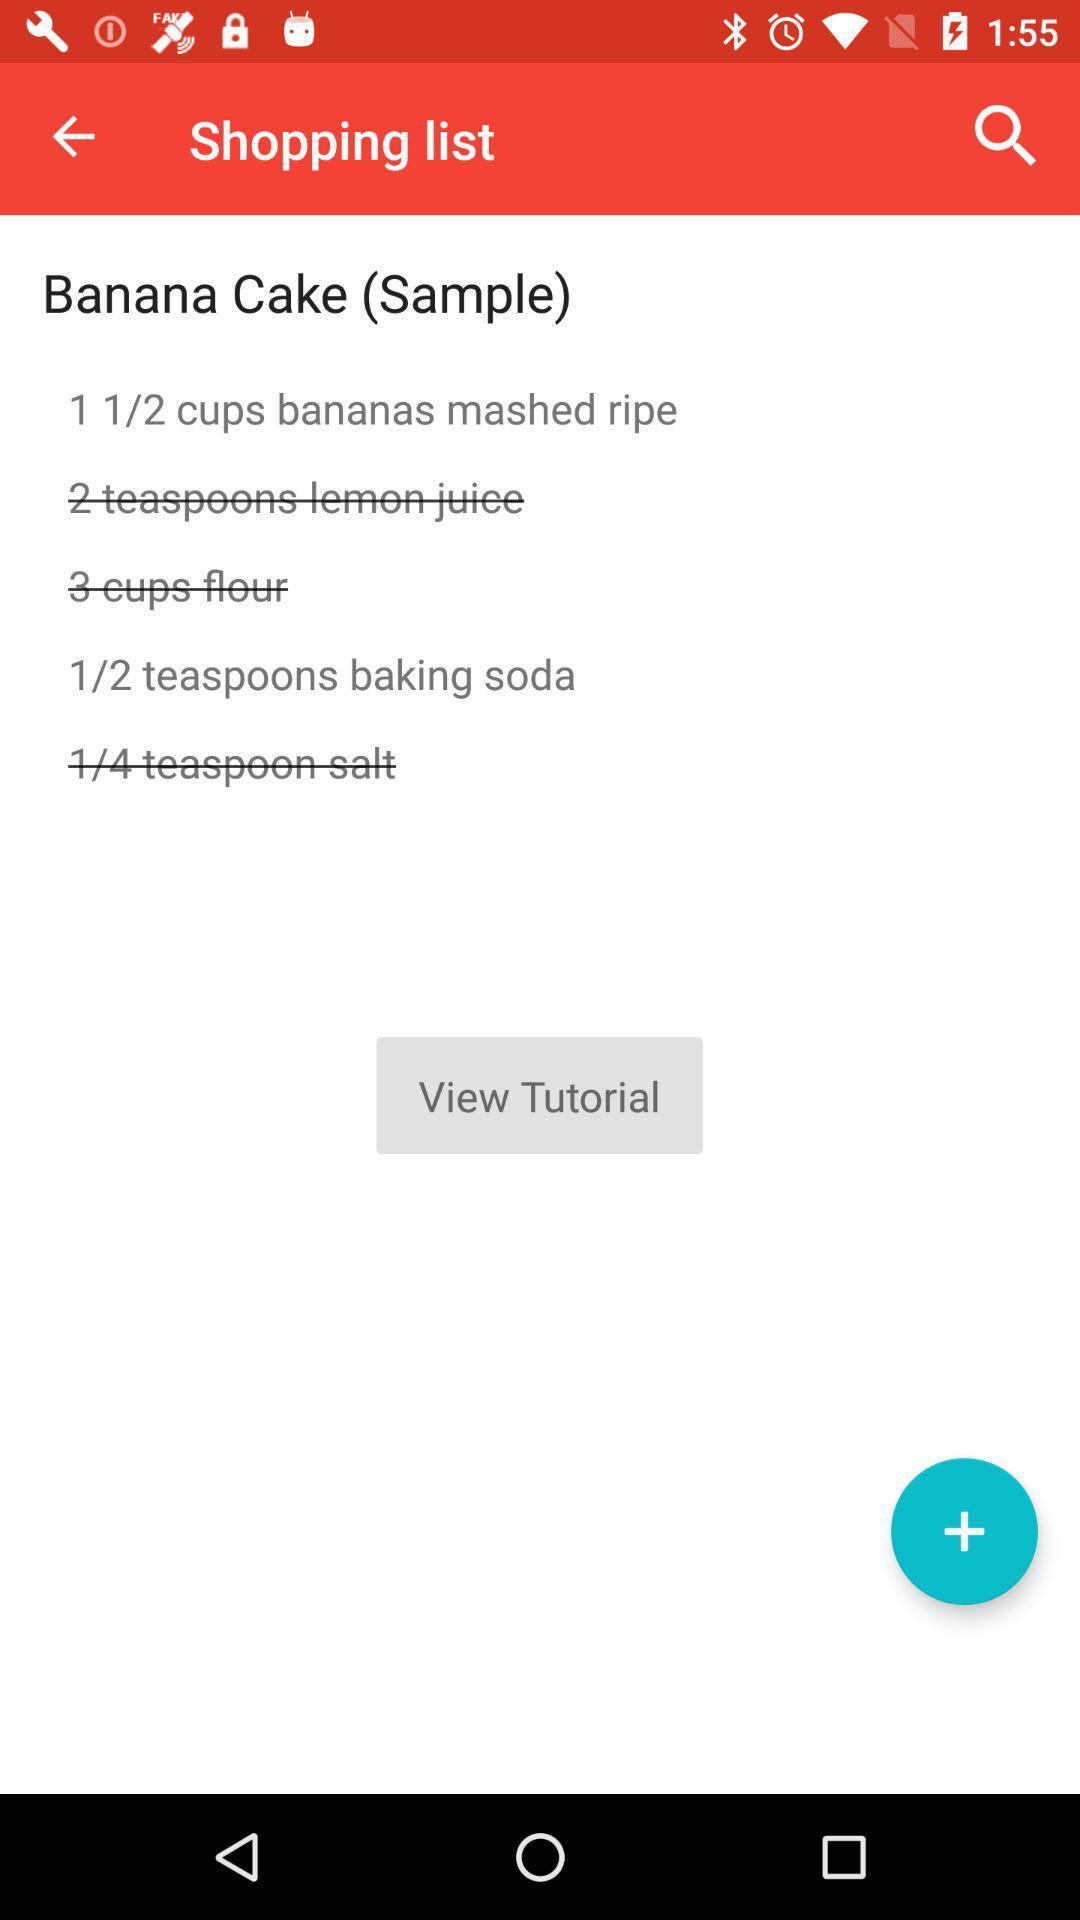  What do you see at coordinates (540, 584) in the screenshot?
I see `item below the 2 teaspoons lemon icon` at bounding box center [540, 584].